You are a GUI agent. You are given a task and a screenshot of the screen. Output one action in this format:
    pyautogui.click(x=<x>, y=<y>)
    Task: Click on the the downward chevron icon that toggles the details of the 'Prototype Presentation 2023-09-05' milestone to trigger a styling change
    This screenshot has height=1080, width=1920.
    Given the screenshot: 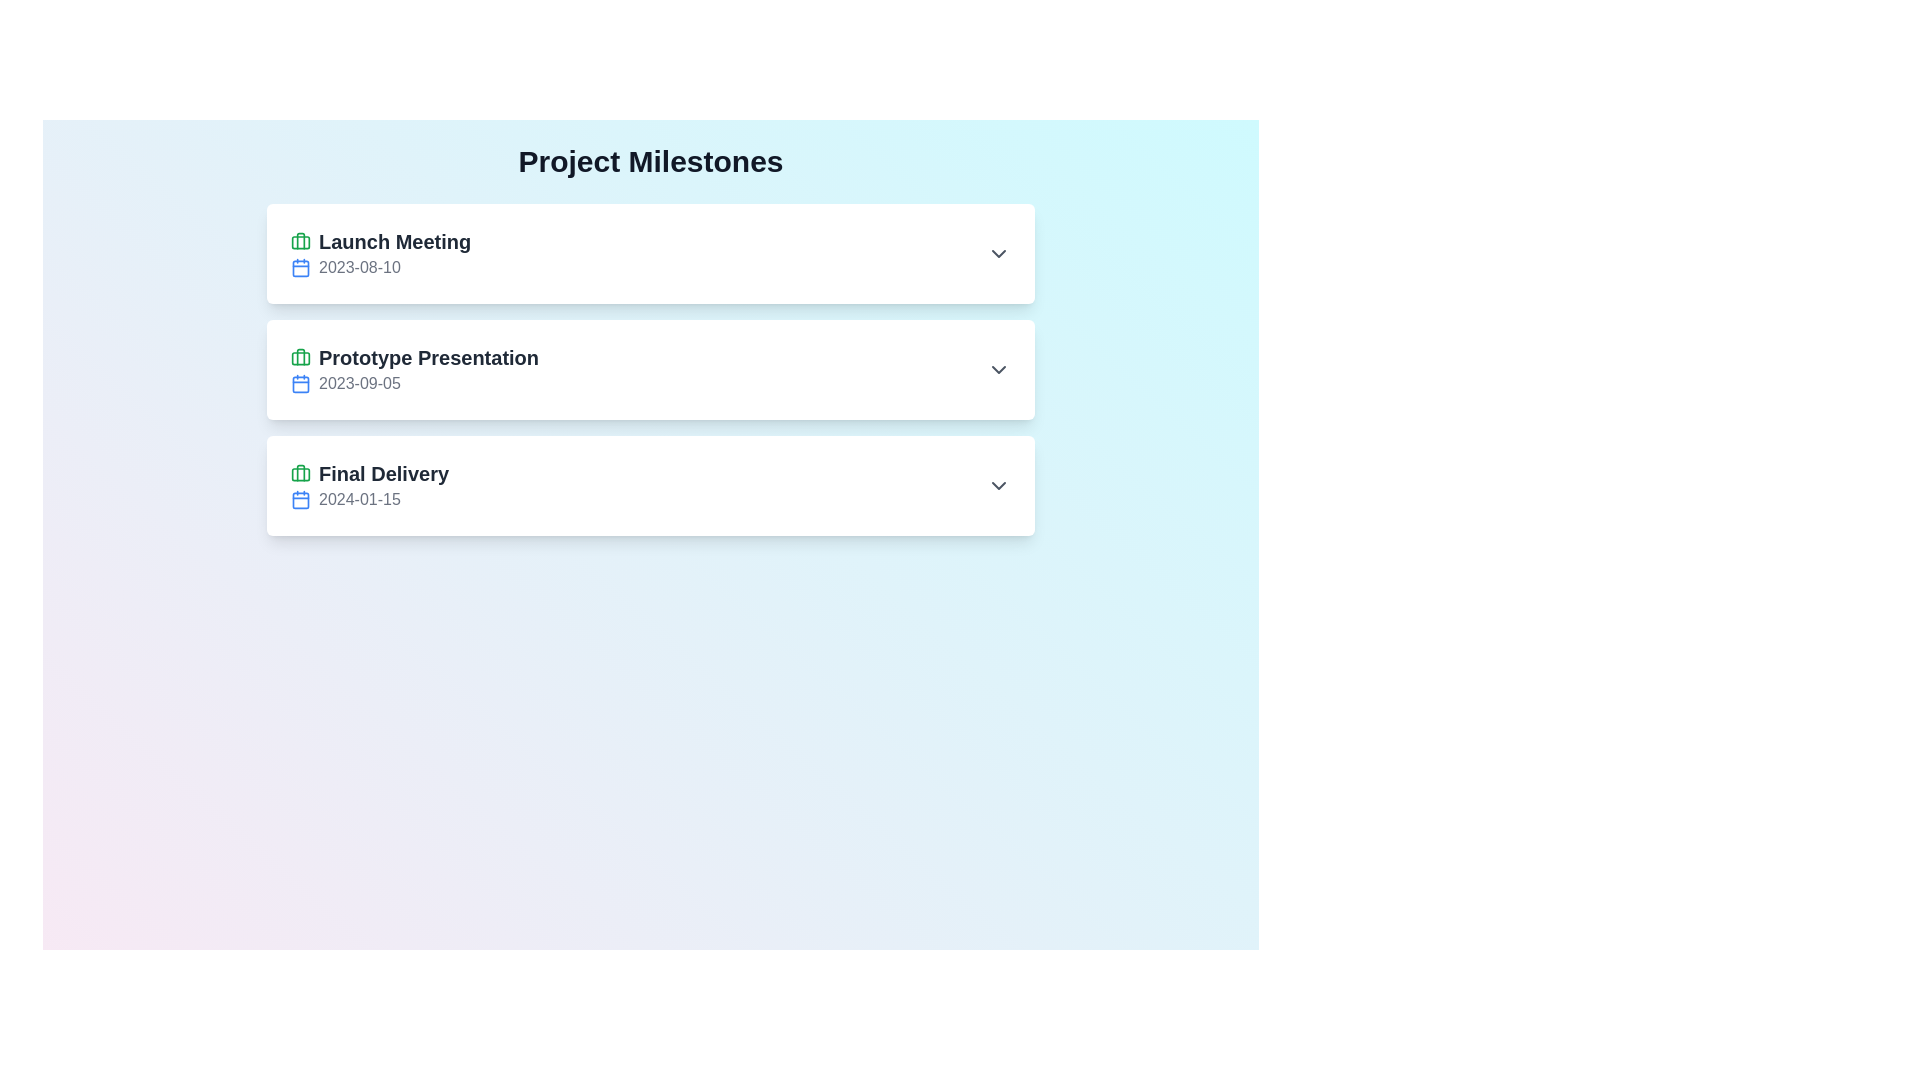 What is the action you would take?
    pyautogui.click(x=998, y=370)
    